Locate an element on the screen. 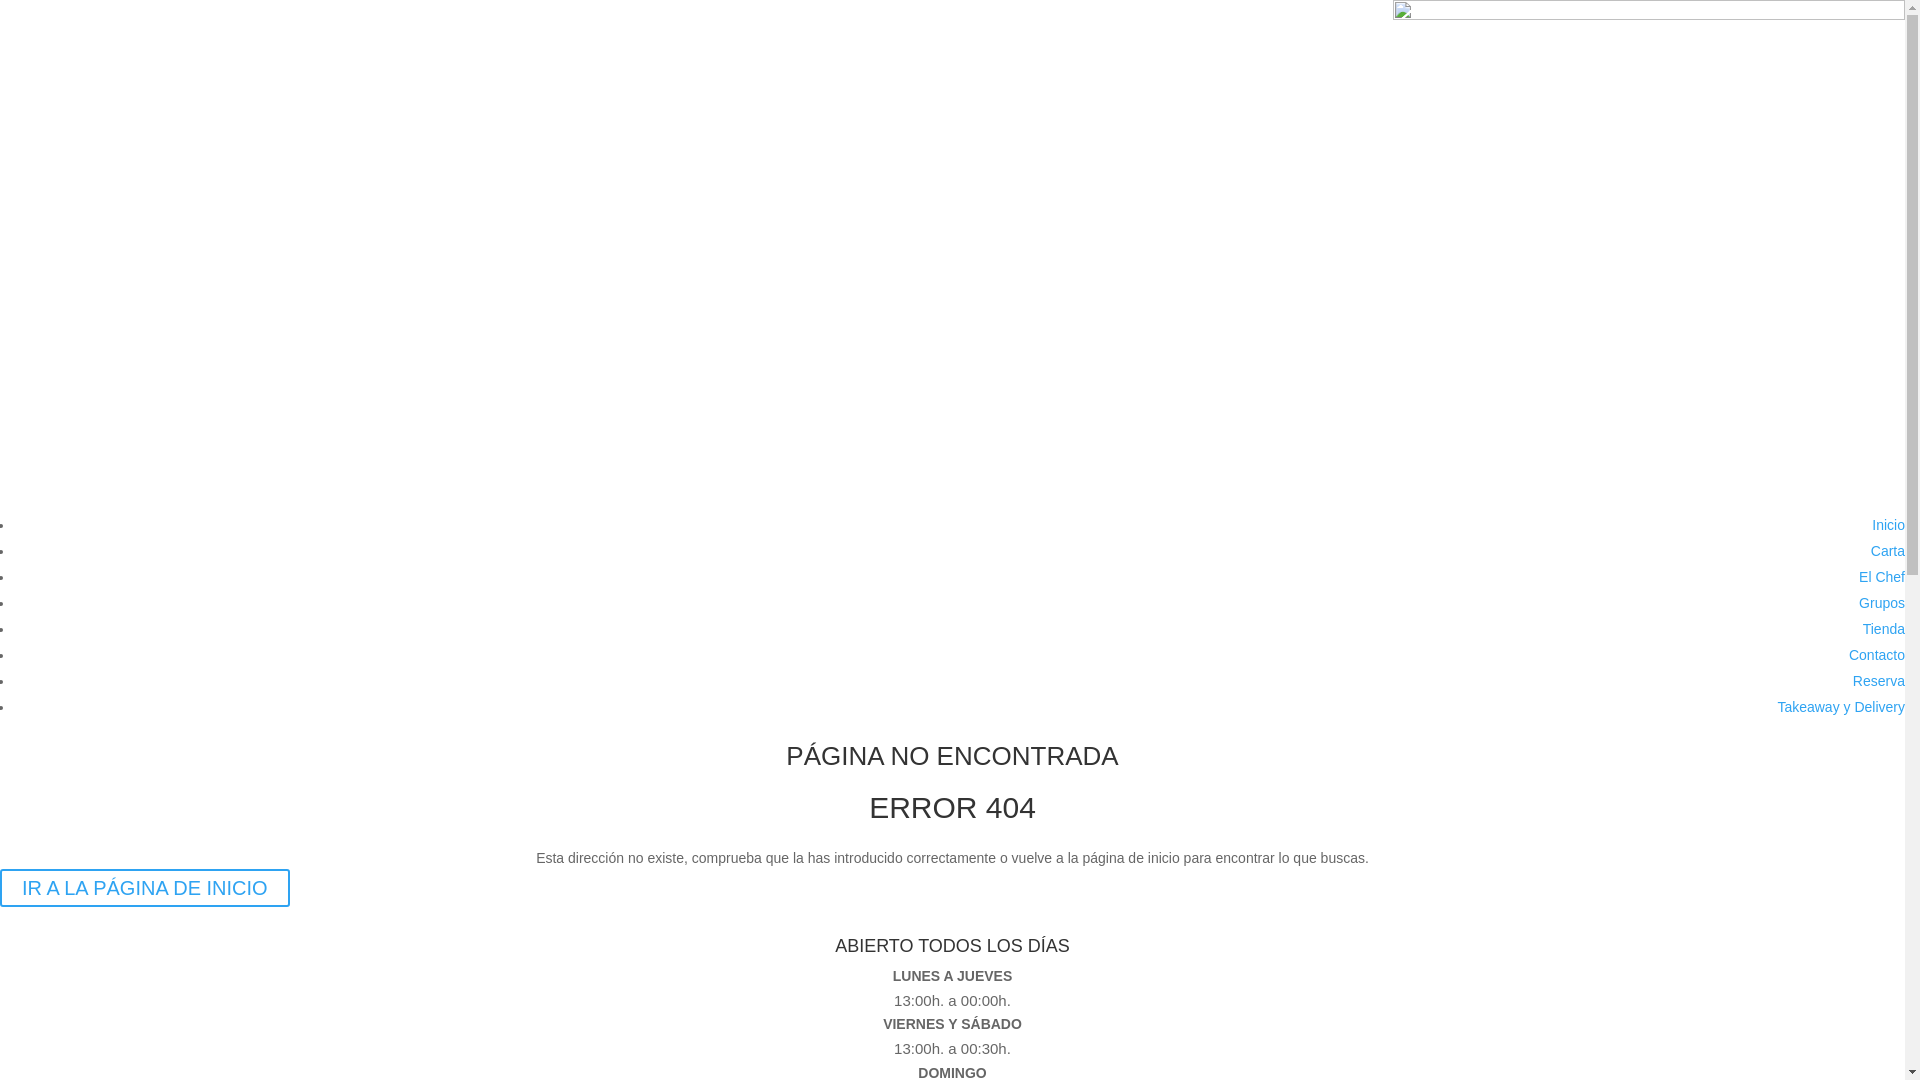  'Tienda' is located at coordinates (1882, 627).